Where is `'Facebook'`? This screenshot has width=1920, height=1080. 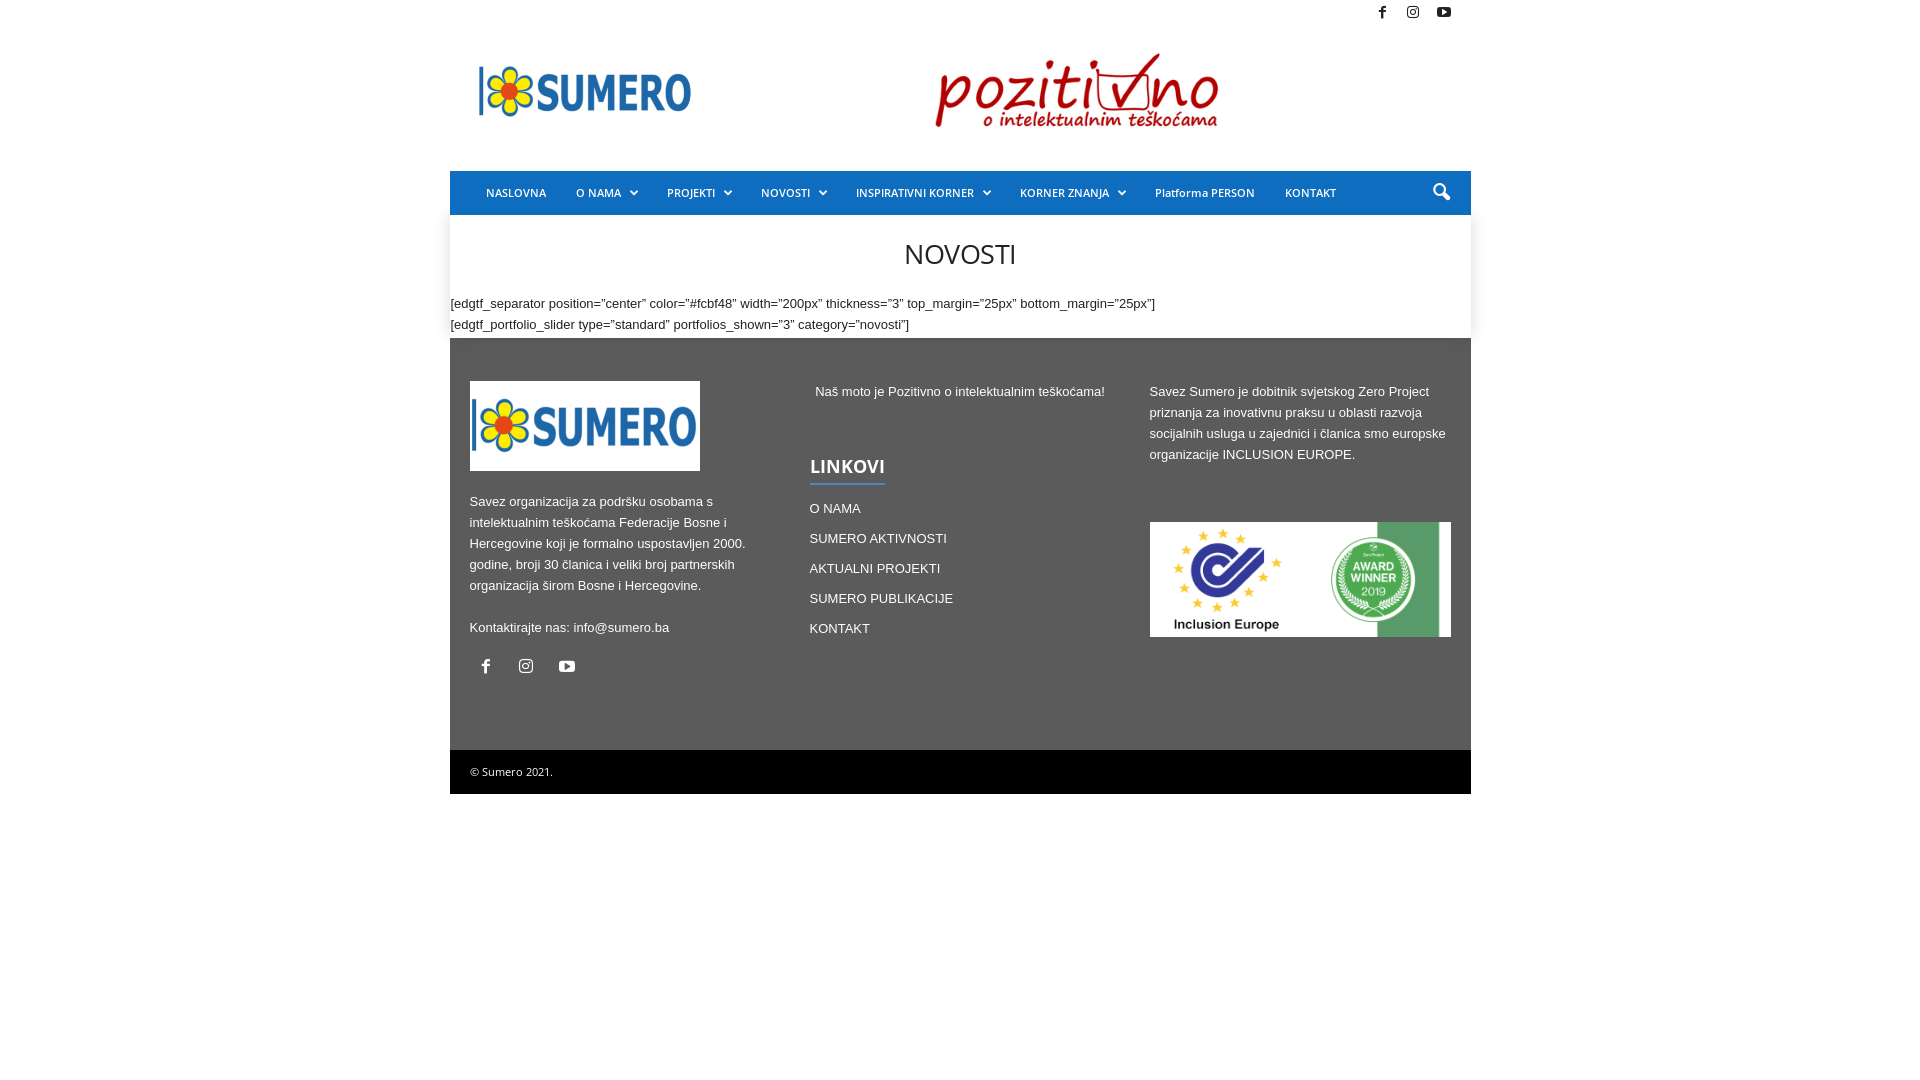
'Facebook' is located at coordinates (490, 668).